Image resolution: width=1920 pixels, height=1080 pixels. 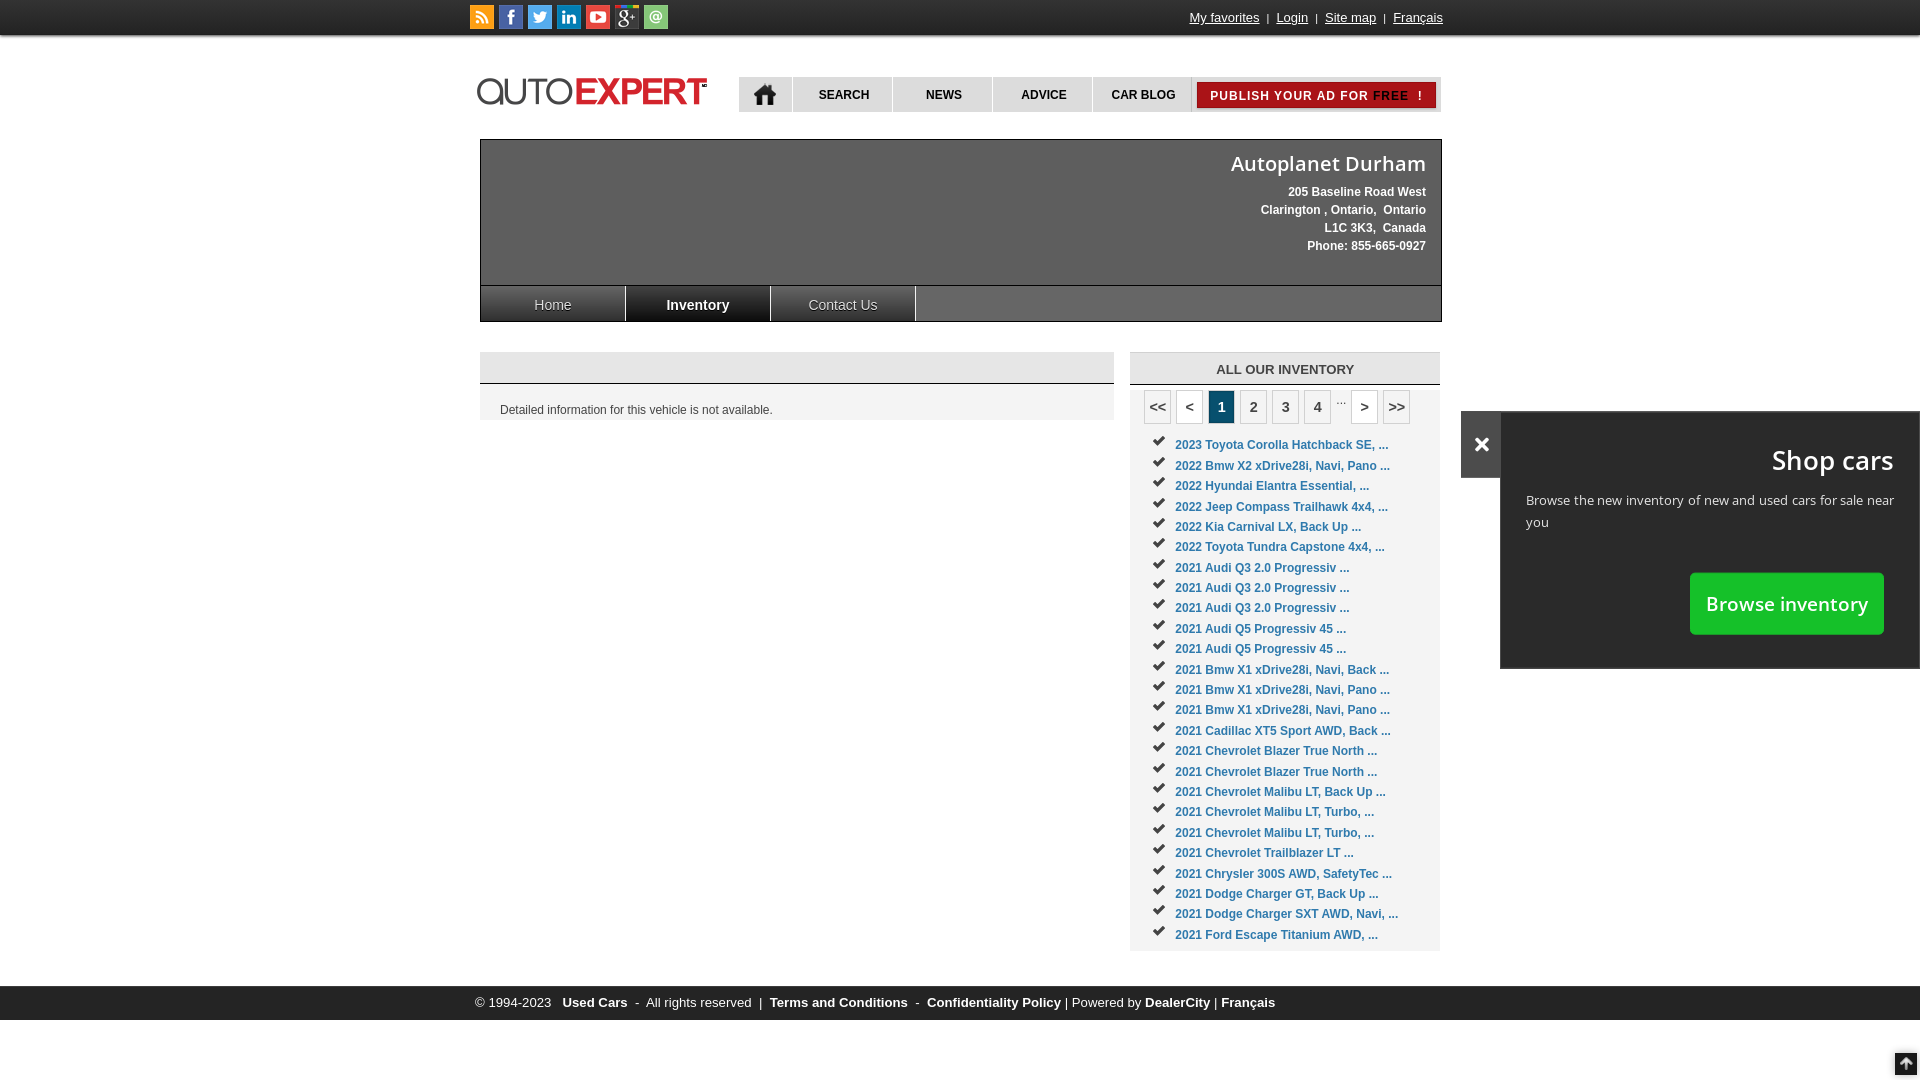 I want to click on 'Login', so click(x=1291, y=17).